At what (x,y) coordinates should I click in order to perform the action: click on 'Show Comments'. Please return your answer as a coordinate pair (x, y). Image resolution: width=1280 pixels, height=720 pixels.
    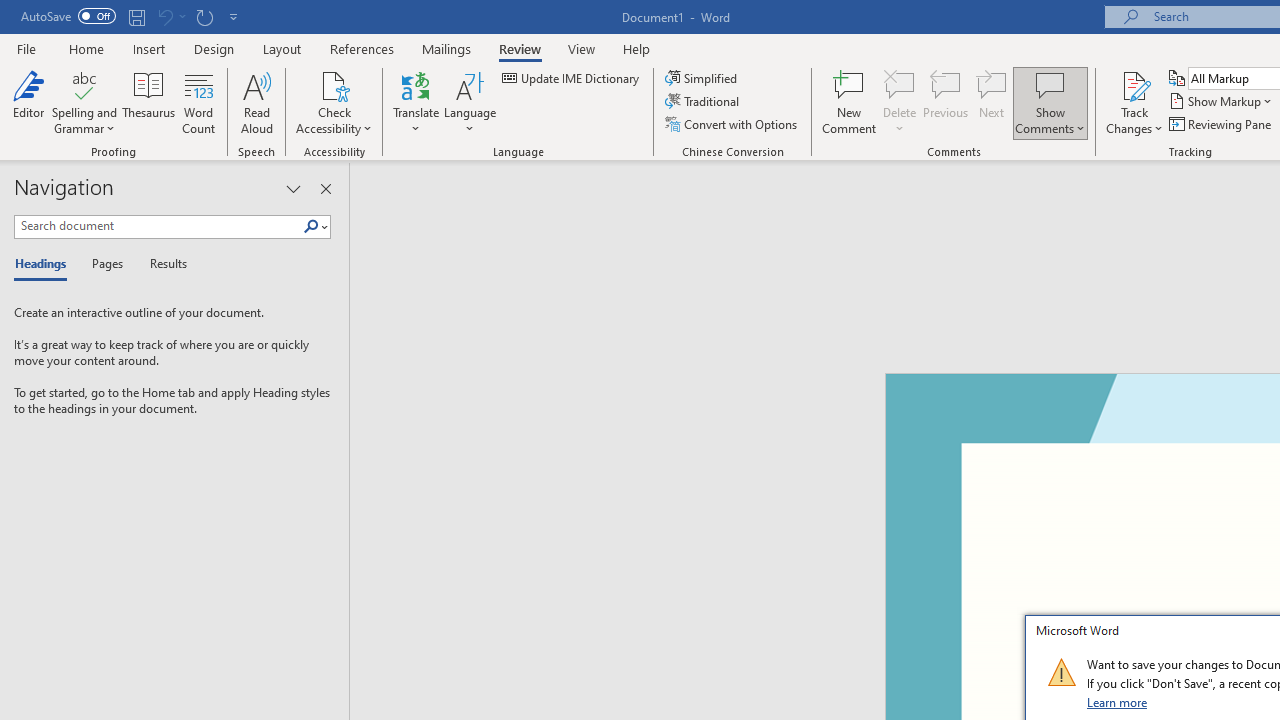
    Looking at the image, I should click on (1049, 84).